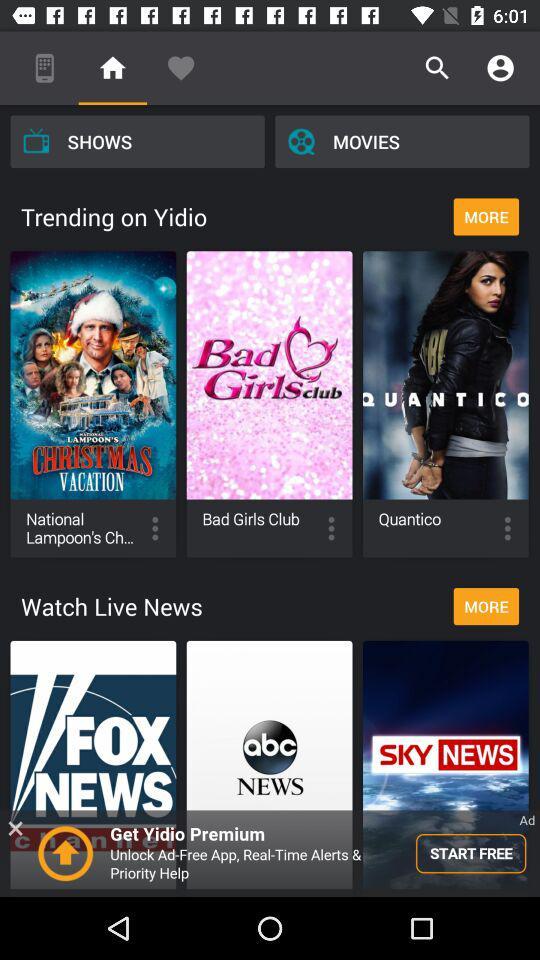 The height and width of the screenshot is (960, 540). What do you see at coordinates (402, 140) in the screenshot?
I see `the item next to the shows` at bounding box center [402, 140].